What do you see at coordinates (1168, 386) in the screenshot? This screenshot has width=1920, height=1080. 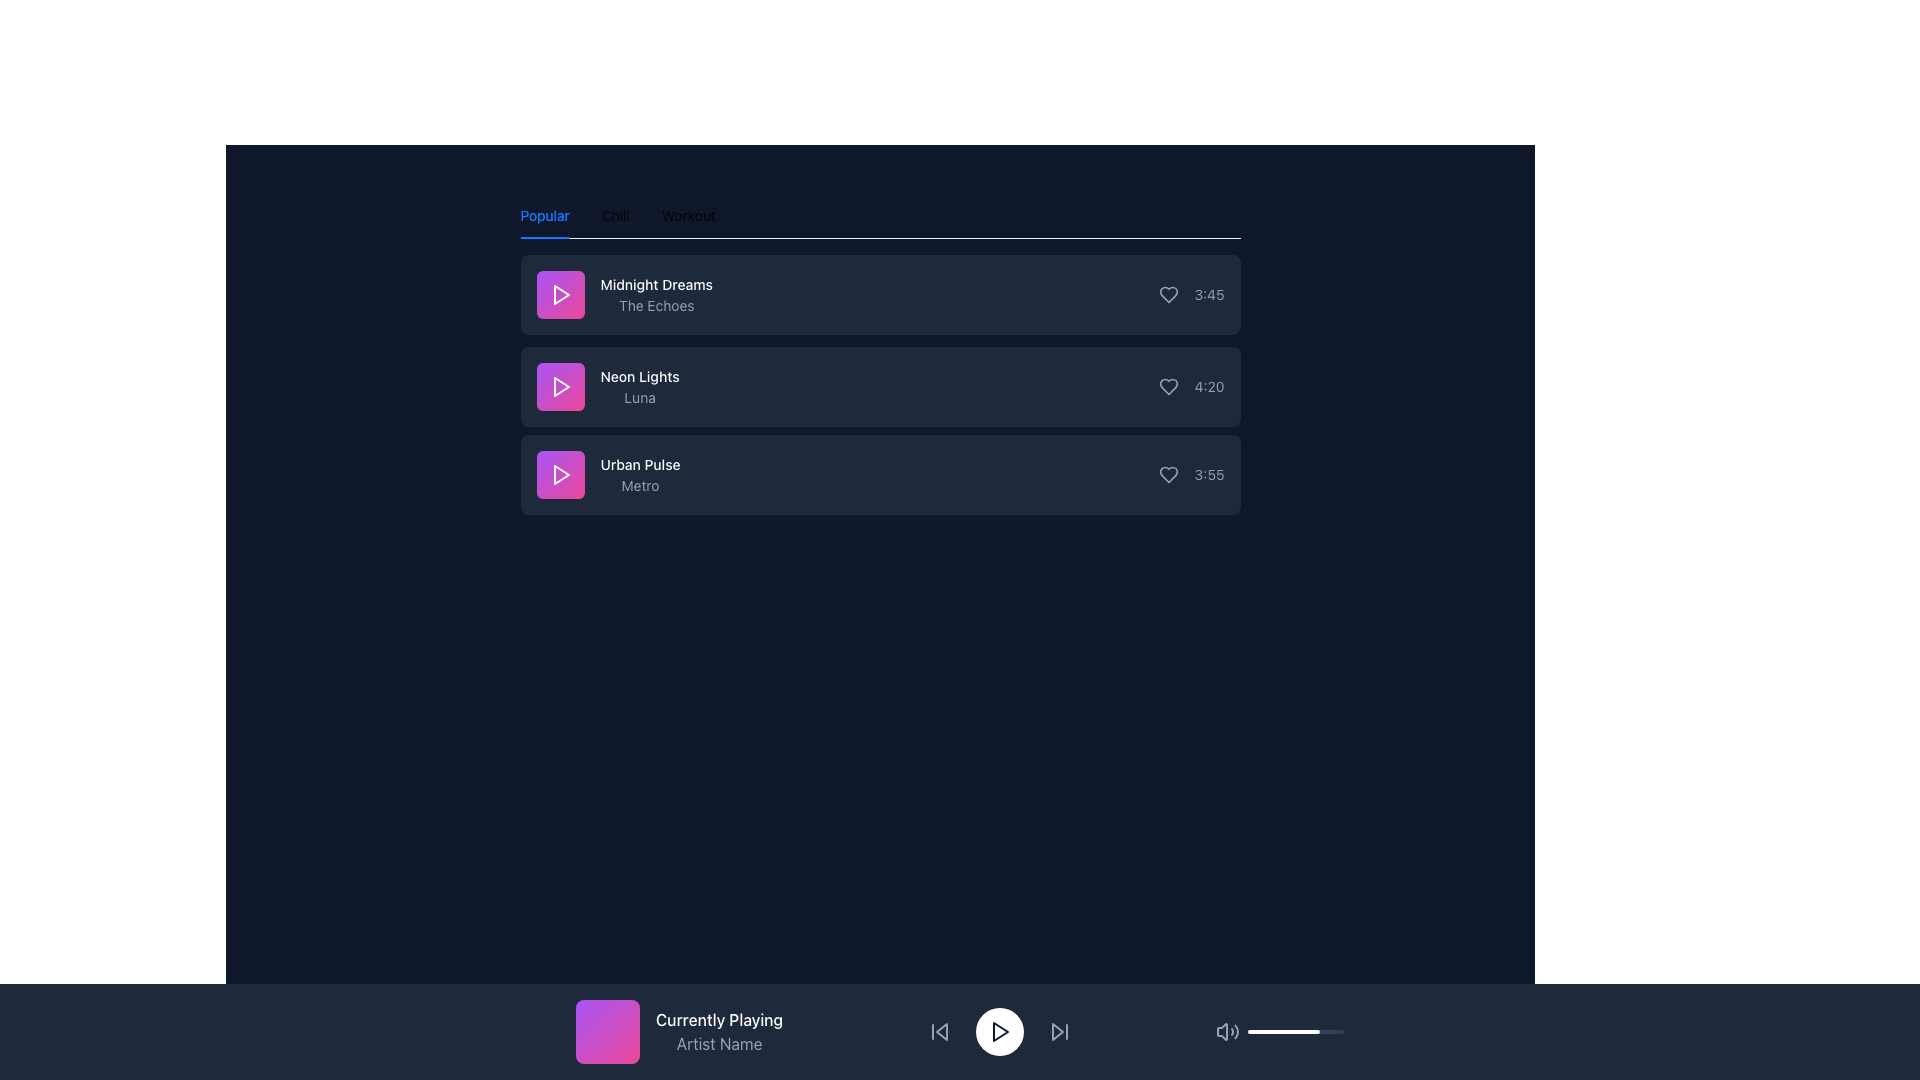 I see `the heart icon button` at bounding box center [1168, 386].